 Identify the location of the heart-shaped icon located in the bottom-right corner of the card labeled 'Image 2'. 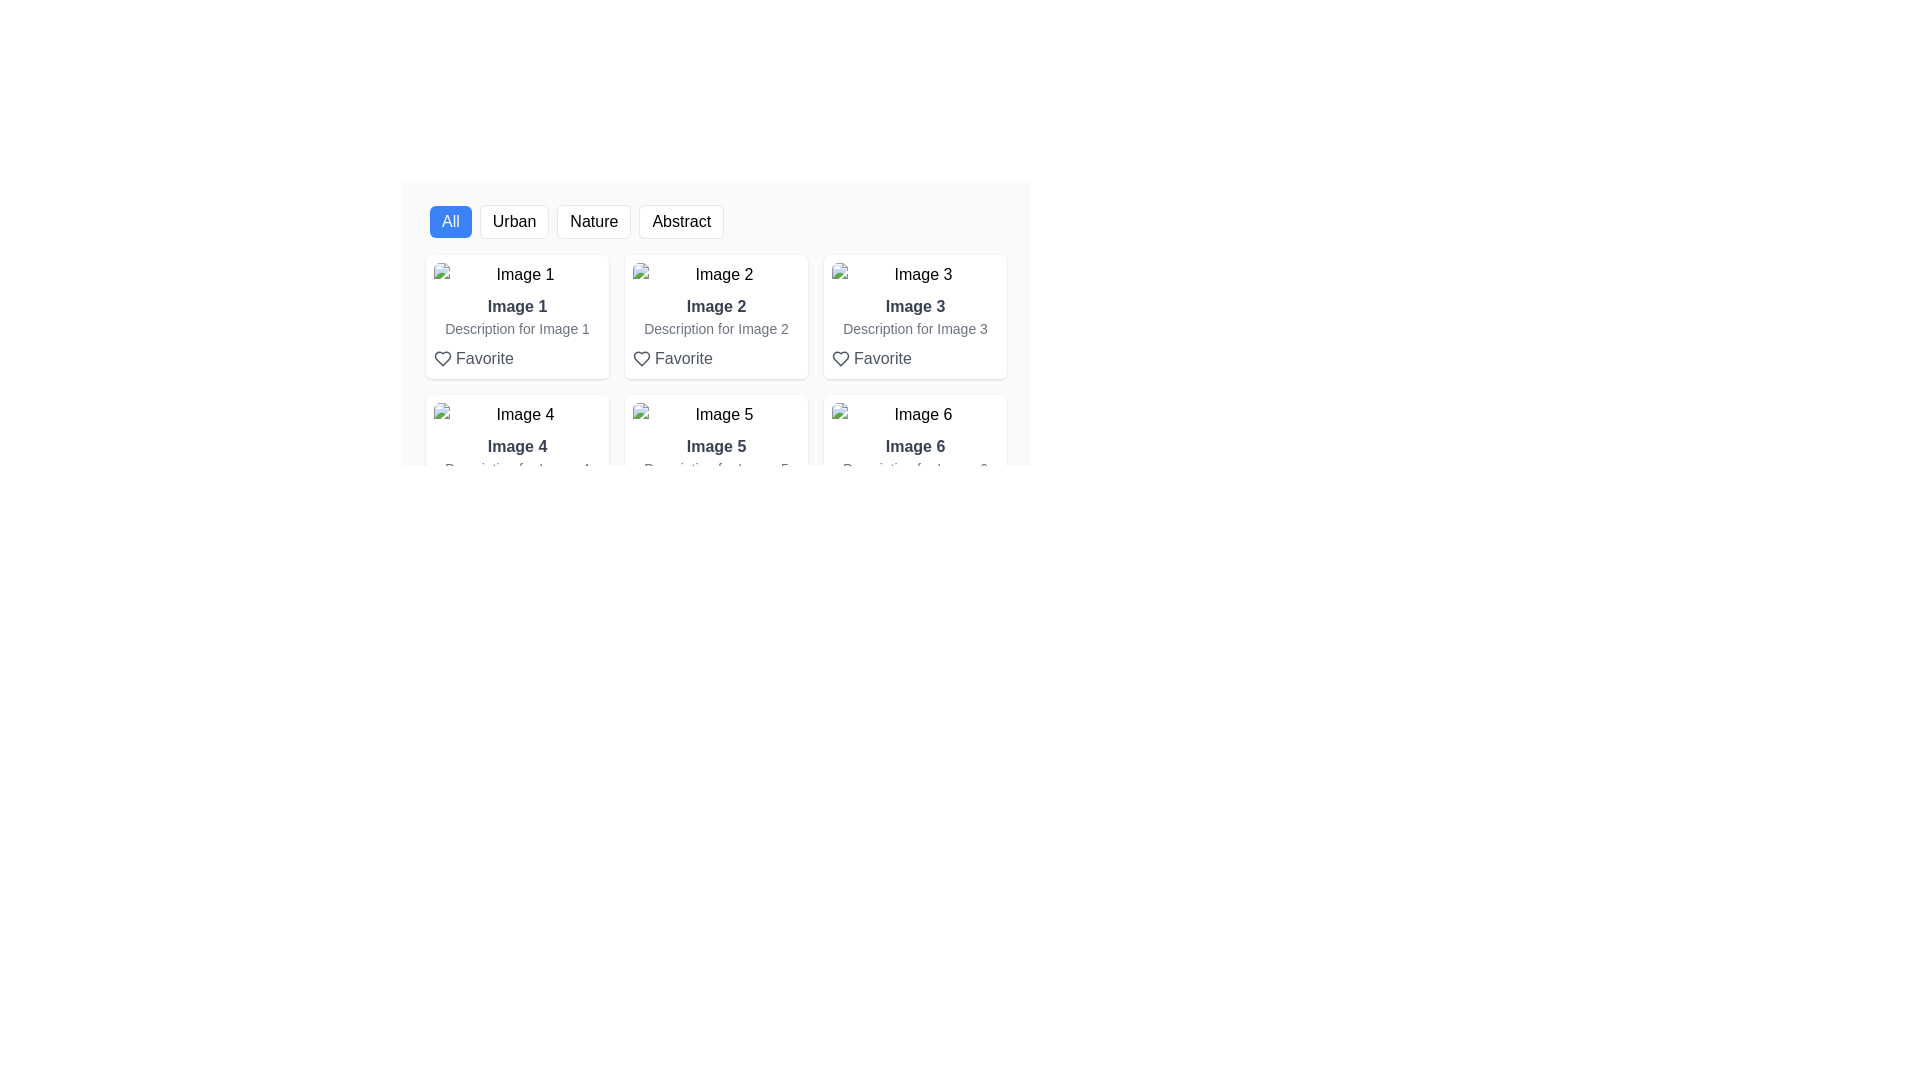
(441, 357).